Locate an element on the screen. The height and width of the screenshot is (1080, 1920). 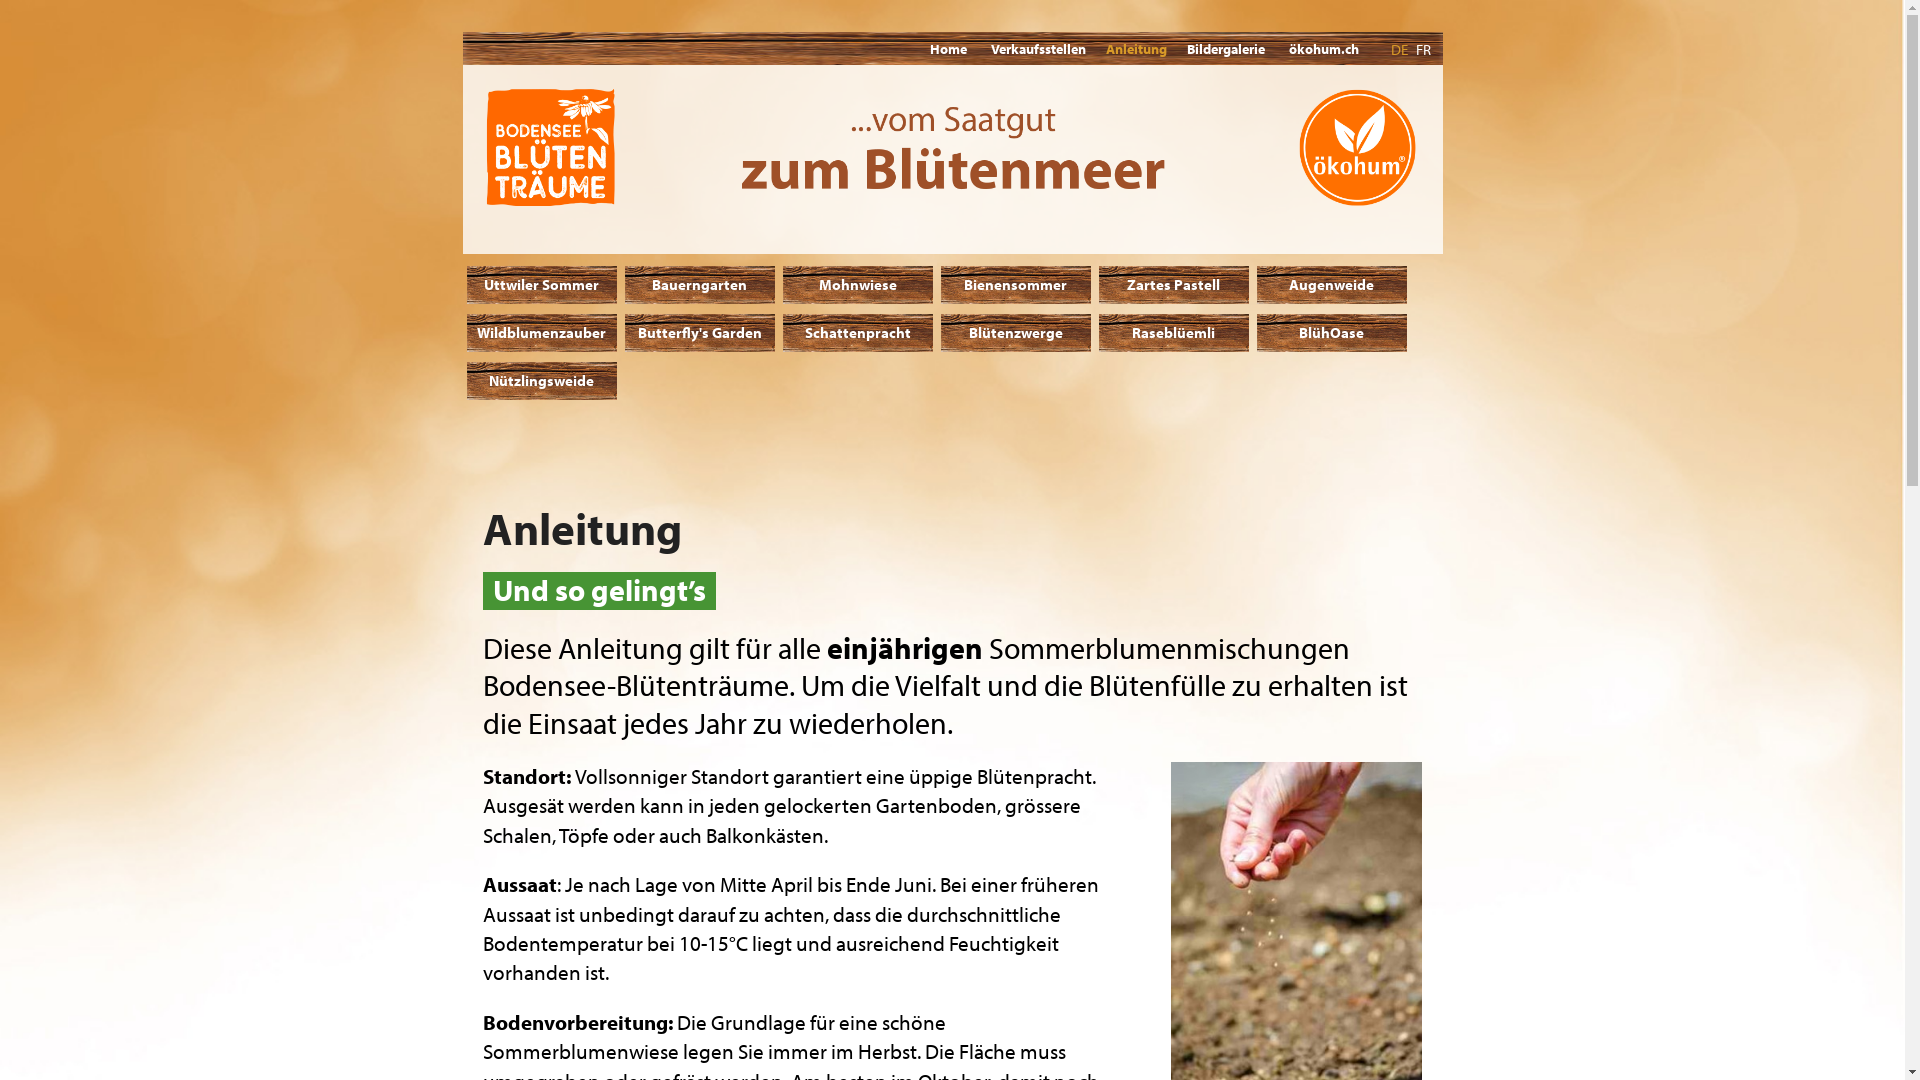
'FR' is located at coordinates (1422, 50).